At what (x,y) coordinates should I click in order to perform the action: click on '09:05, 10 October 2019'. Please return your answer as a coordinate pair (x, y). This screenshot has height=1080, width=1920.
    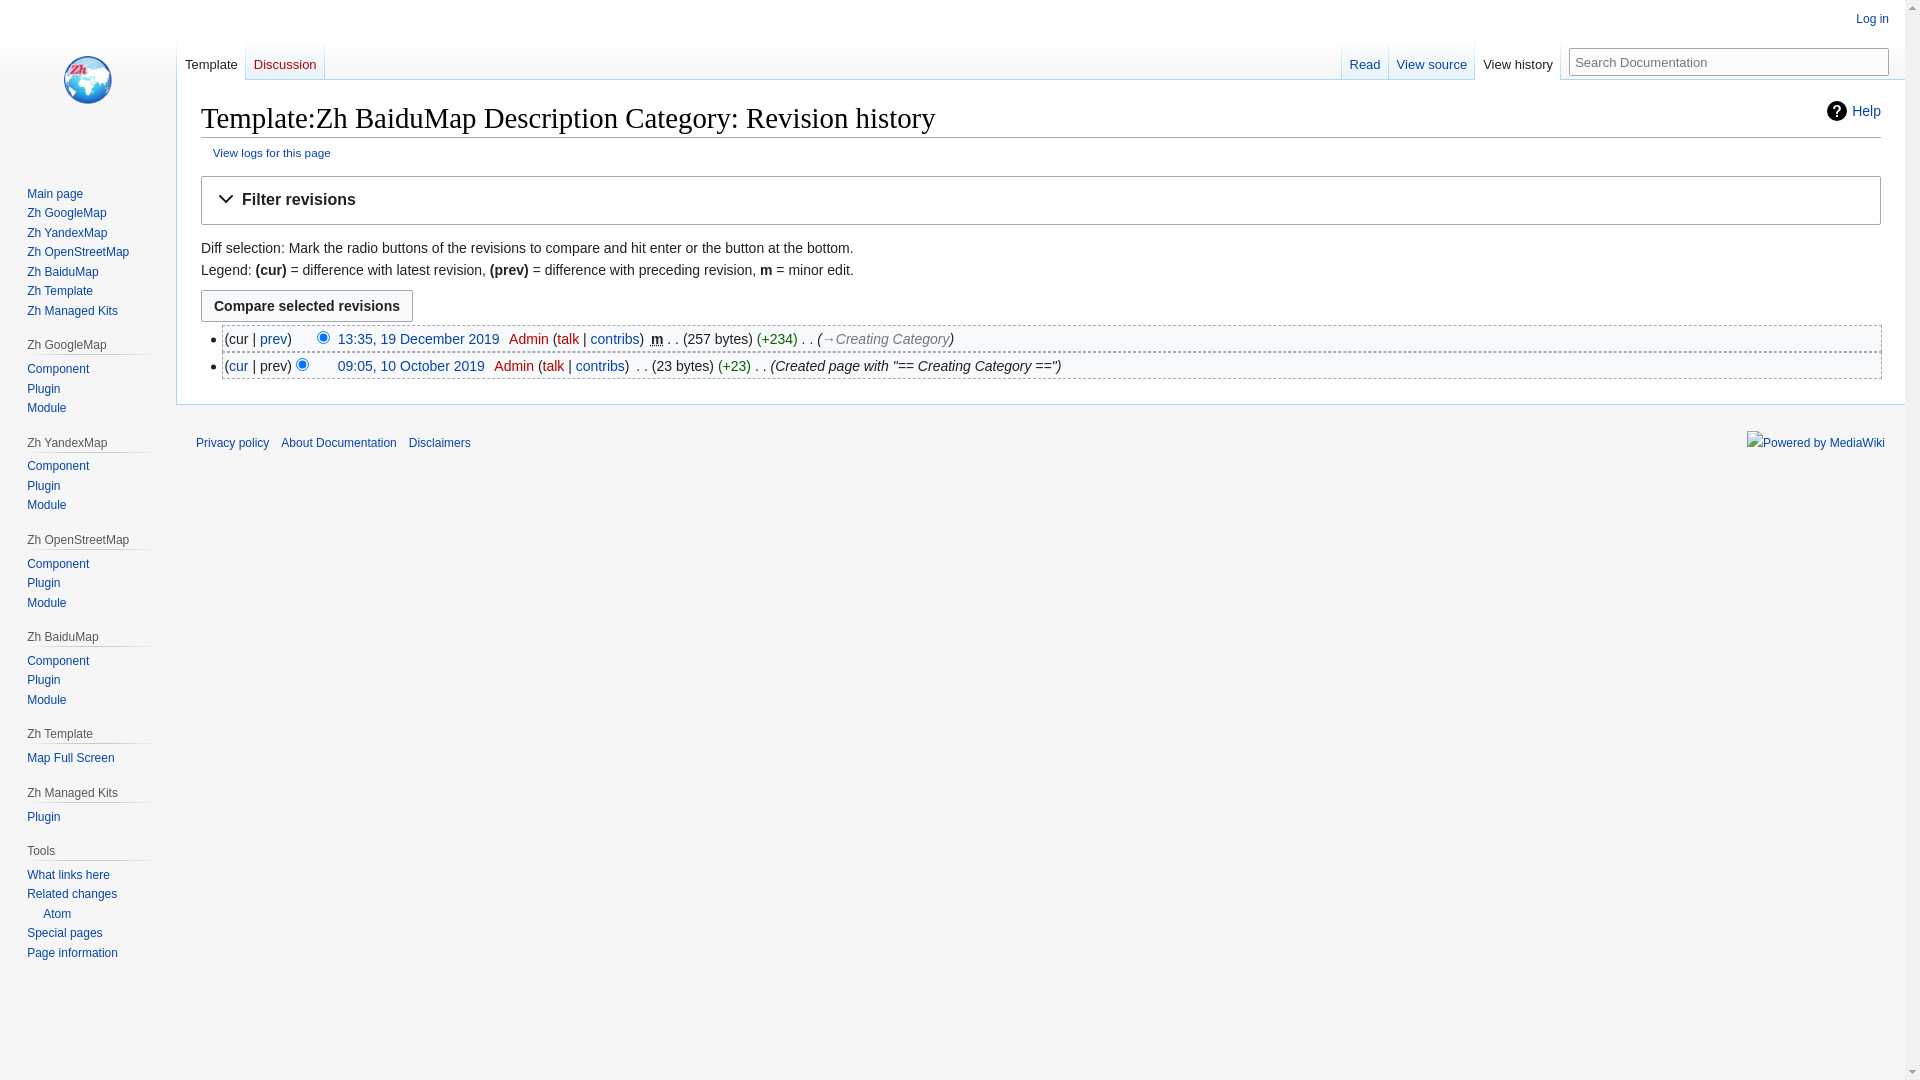
    Looking at the image, I should click on (410, 366).